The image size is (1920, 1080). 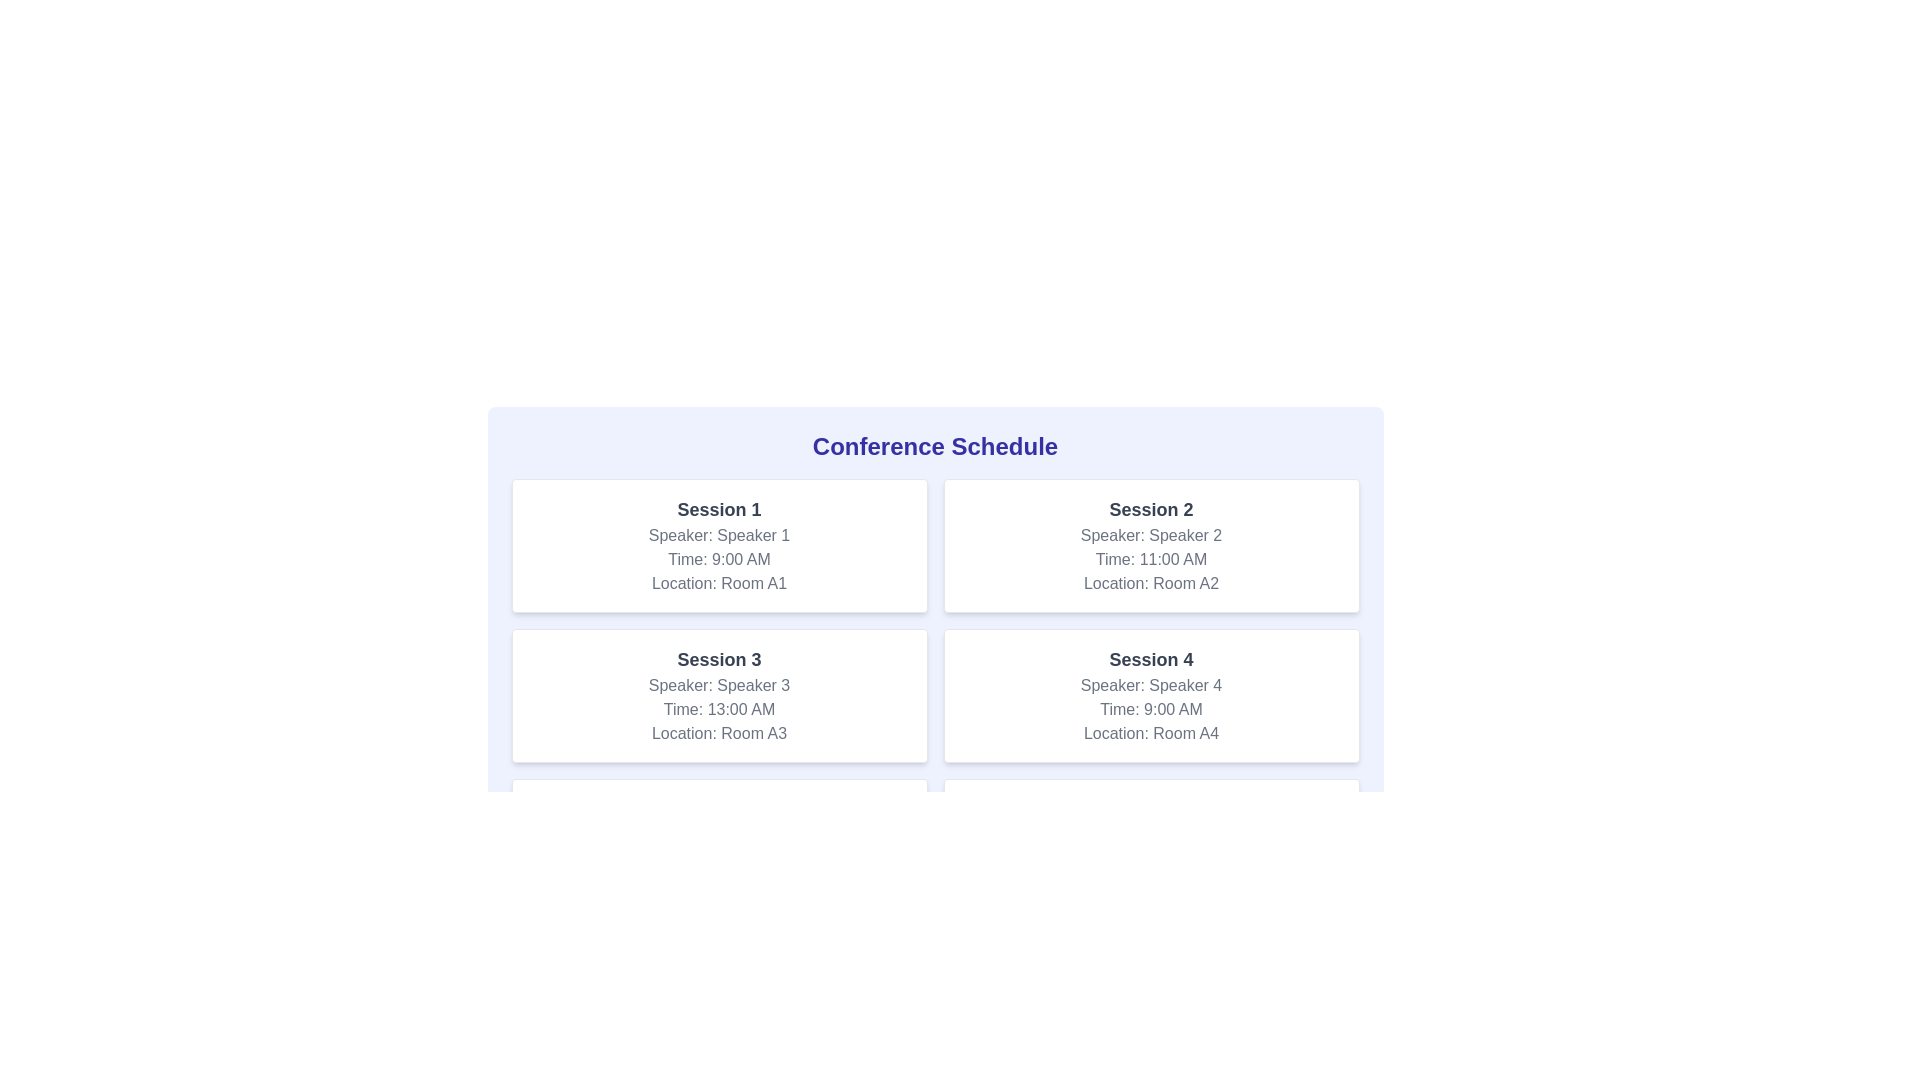 I want to click on the header text indicating the purpose of the section that contains the schedule of conference sessions, so click(x=934, y=446).